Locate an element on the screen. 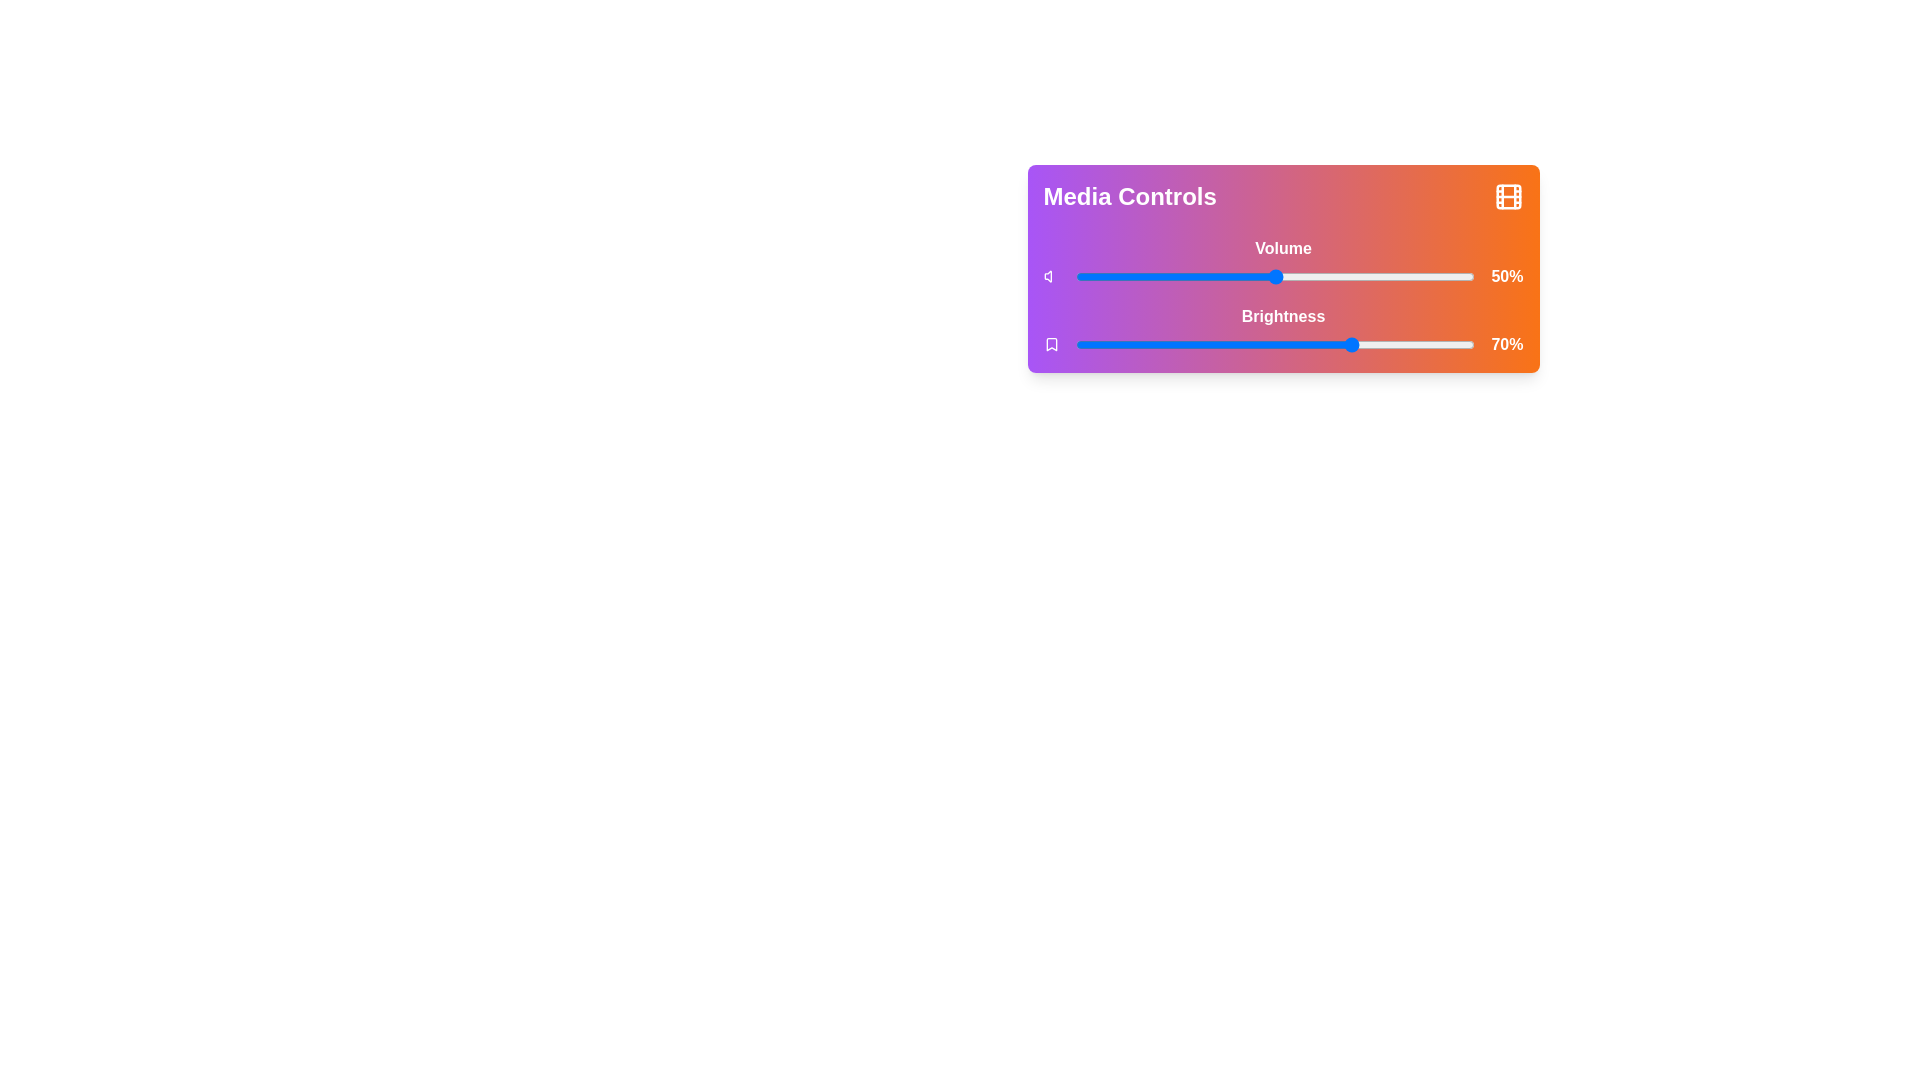 The image size is (1920, 1080). the brightness slider to 12% is located at coordinates (1123, 343).